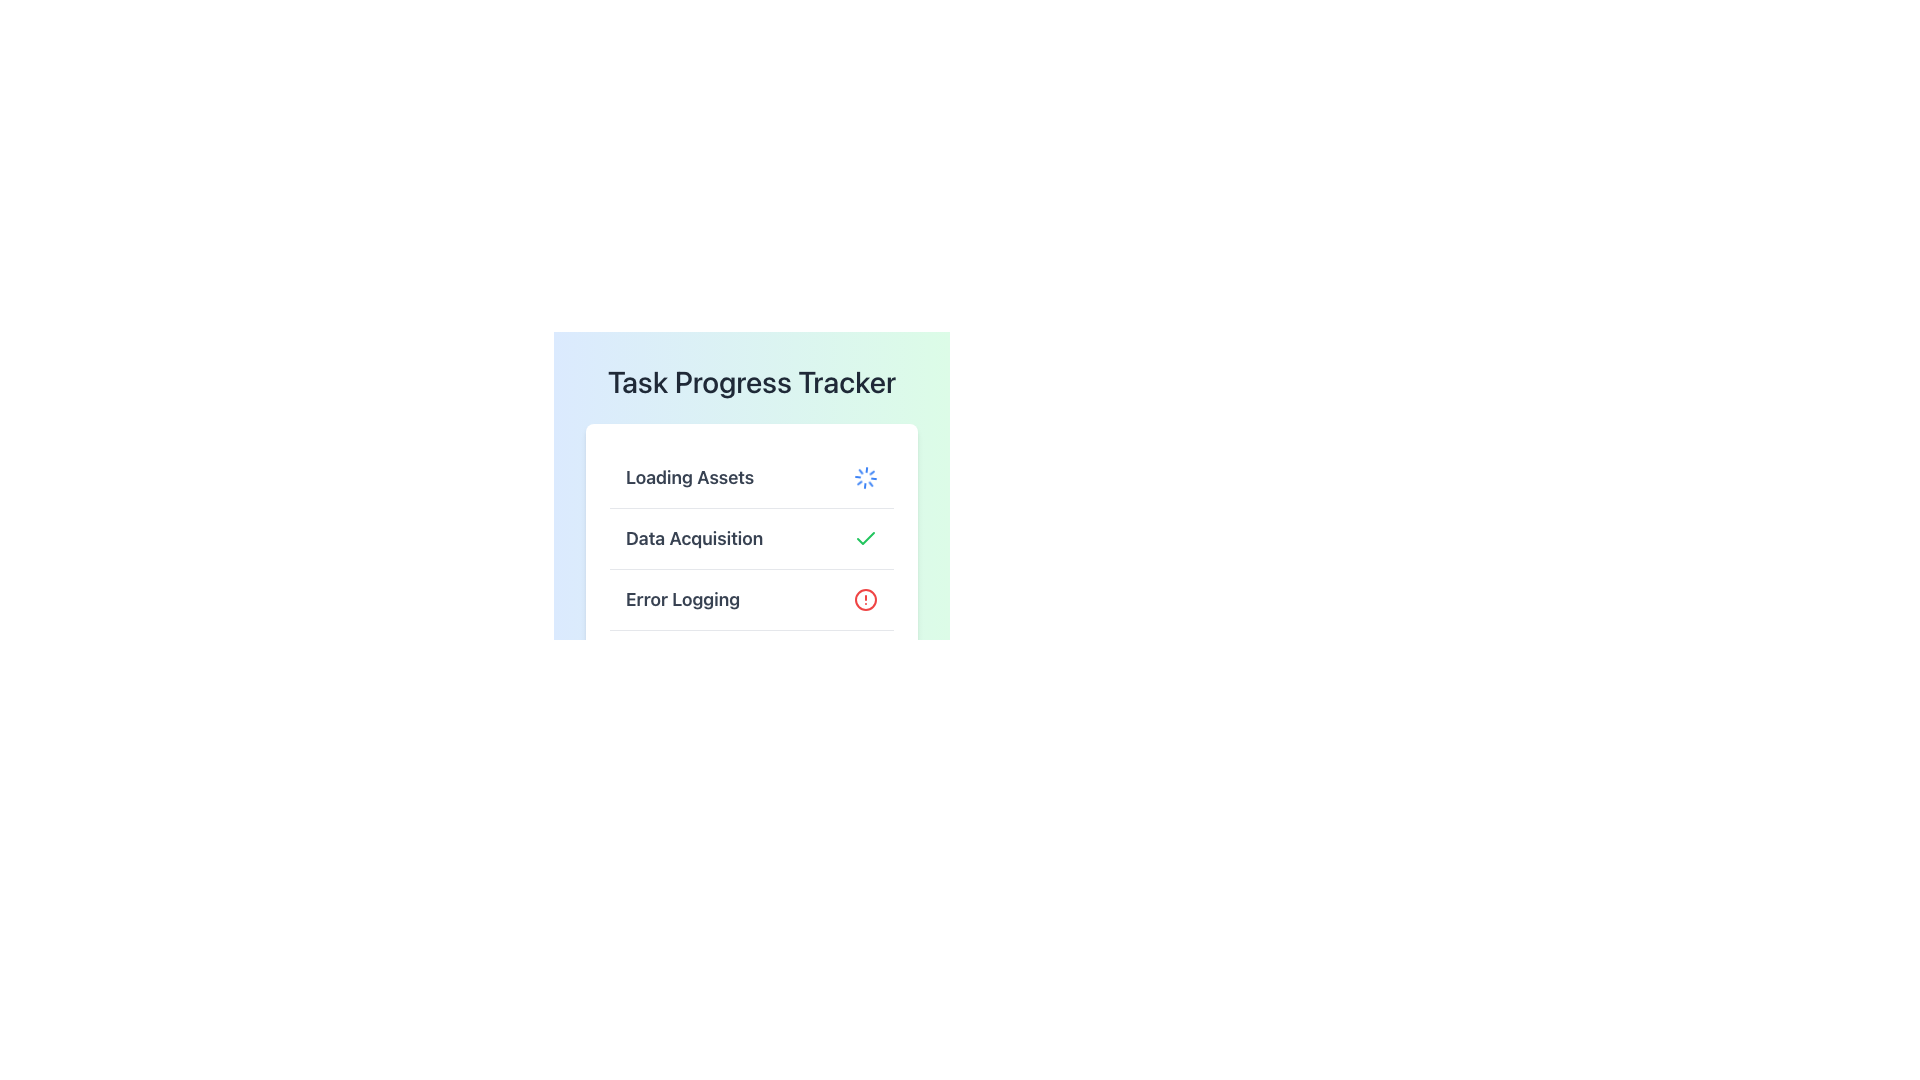 This screenshot has height=1080, width=1920. What do you see at coordinates (694, 538) in the screenshot?
I see `the static text label reading 'Data Acquisition', which is styled in bold gray text and positioned in the second row of the vertical list within the 'Task Progress Tracker' section` at bounding box center [694, 538].